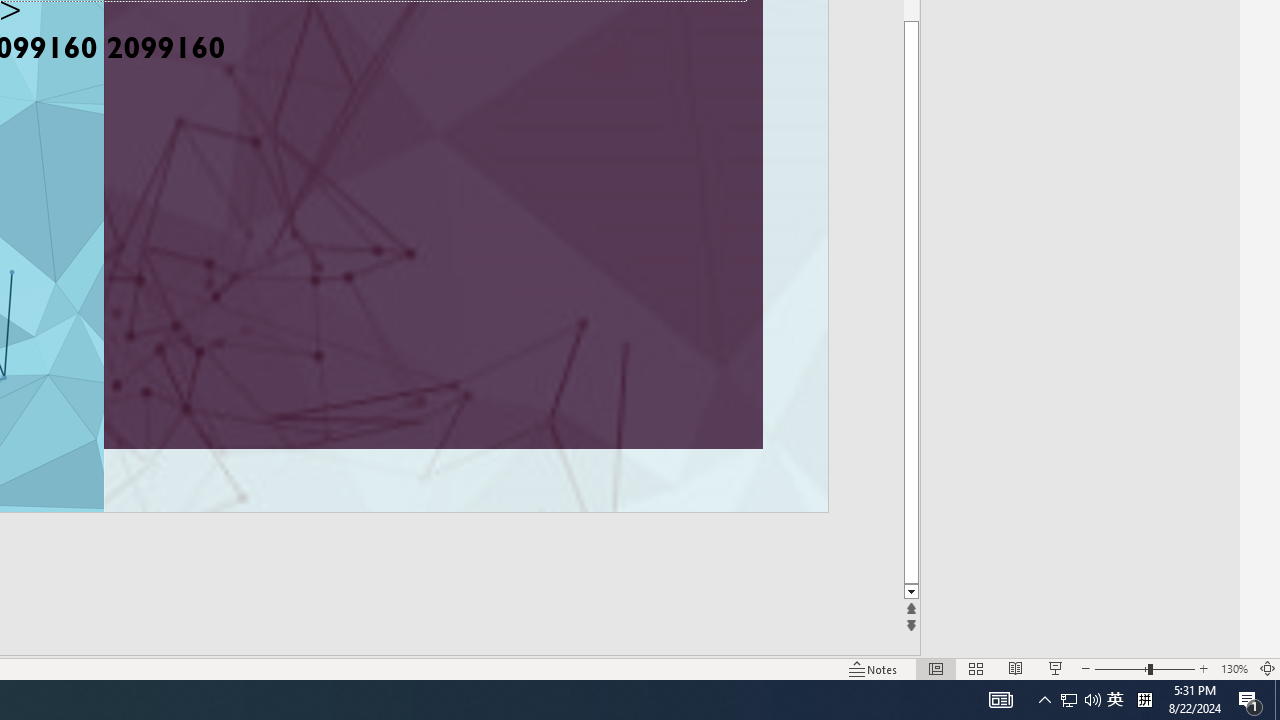 This screenshot has width=1280, height=720. What do you see at coordinates (1121, 669) in the screenshot?
I see `'Zoom Out'` at bounding box center [1121, 669].